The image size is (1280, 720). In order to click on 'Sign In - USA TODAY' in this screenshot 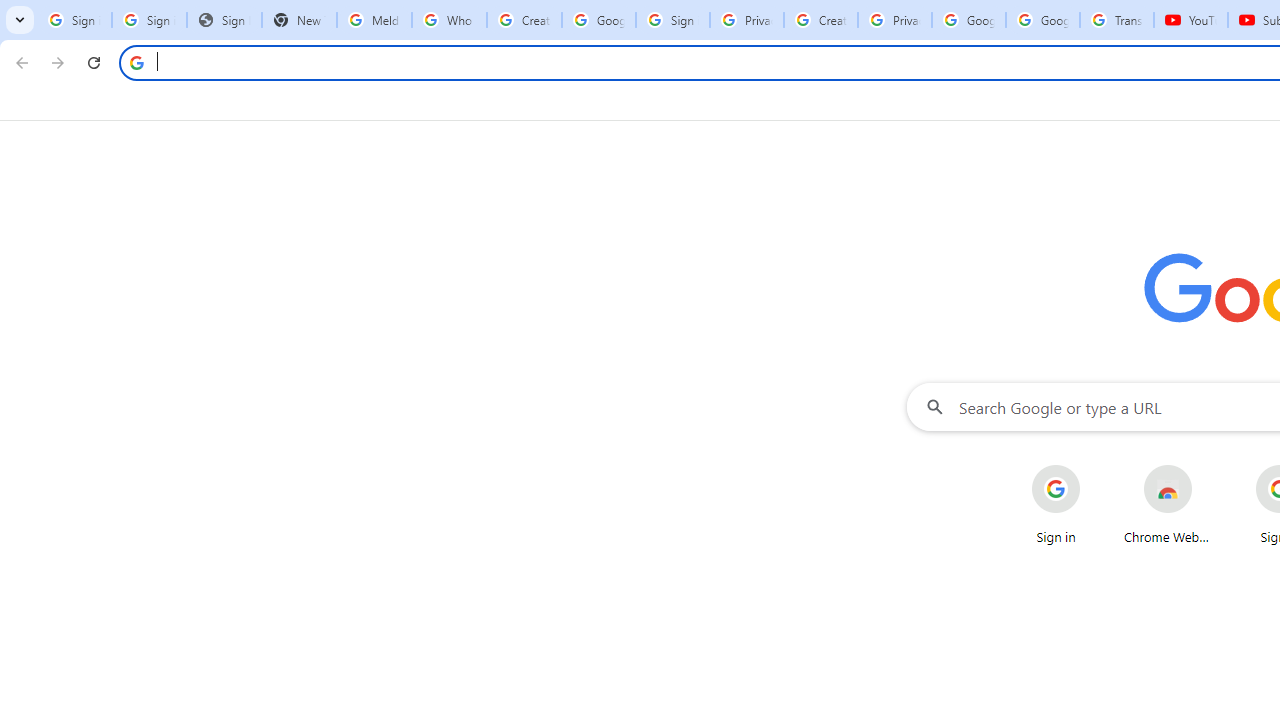, I will do `click(224, 20)`.